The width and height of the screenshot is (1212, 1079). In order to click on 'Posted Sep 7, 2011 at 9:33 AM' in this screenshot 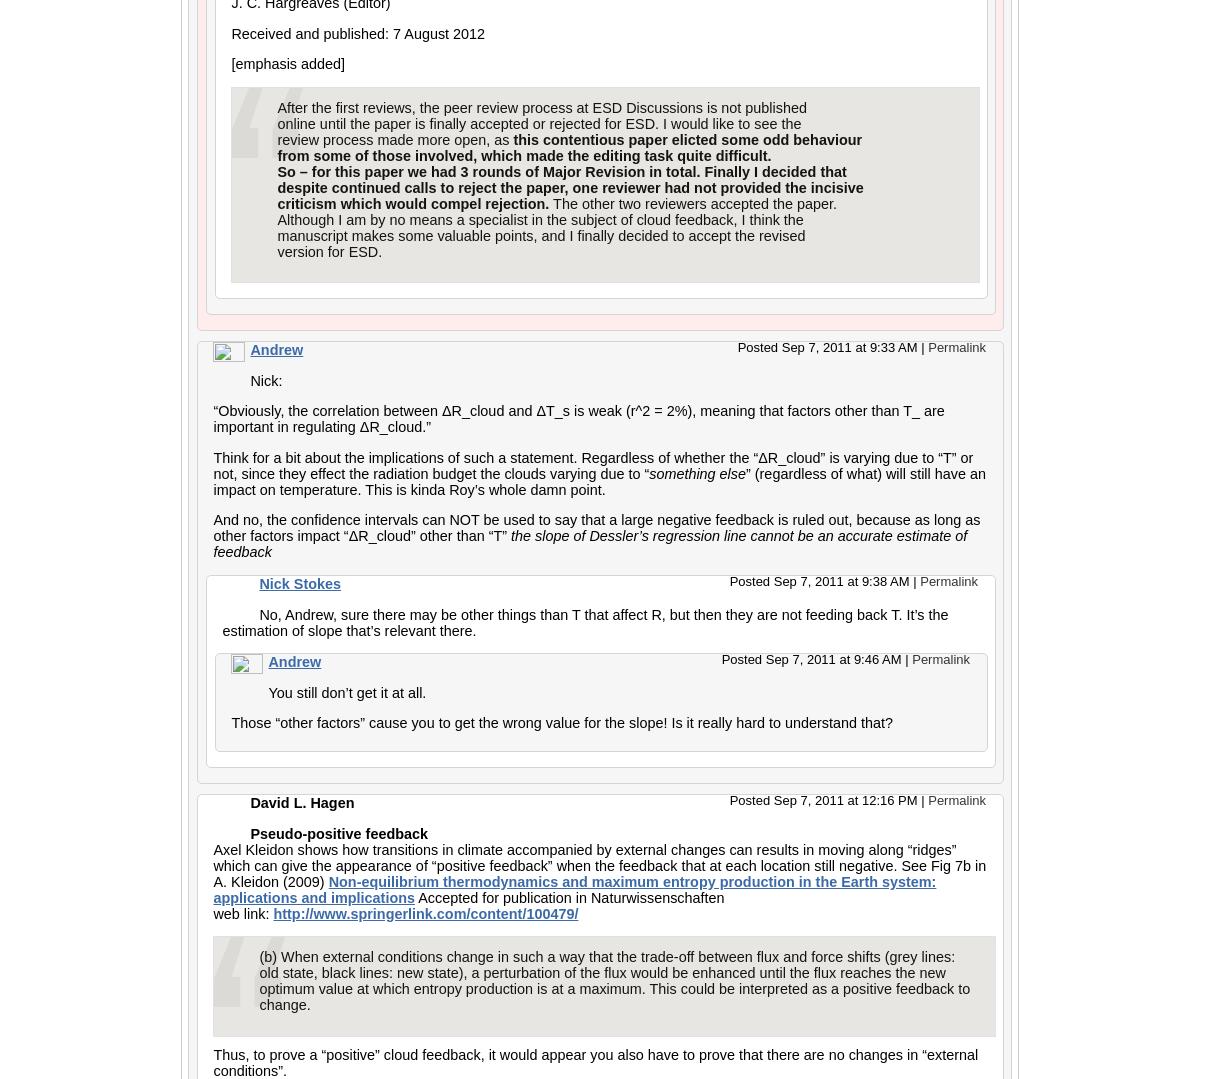, I will do `click(828, 347)`.